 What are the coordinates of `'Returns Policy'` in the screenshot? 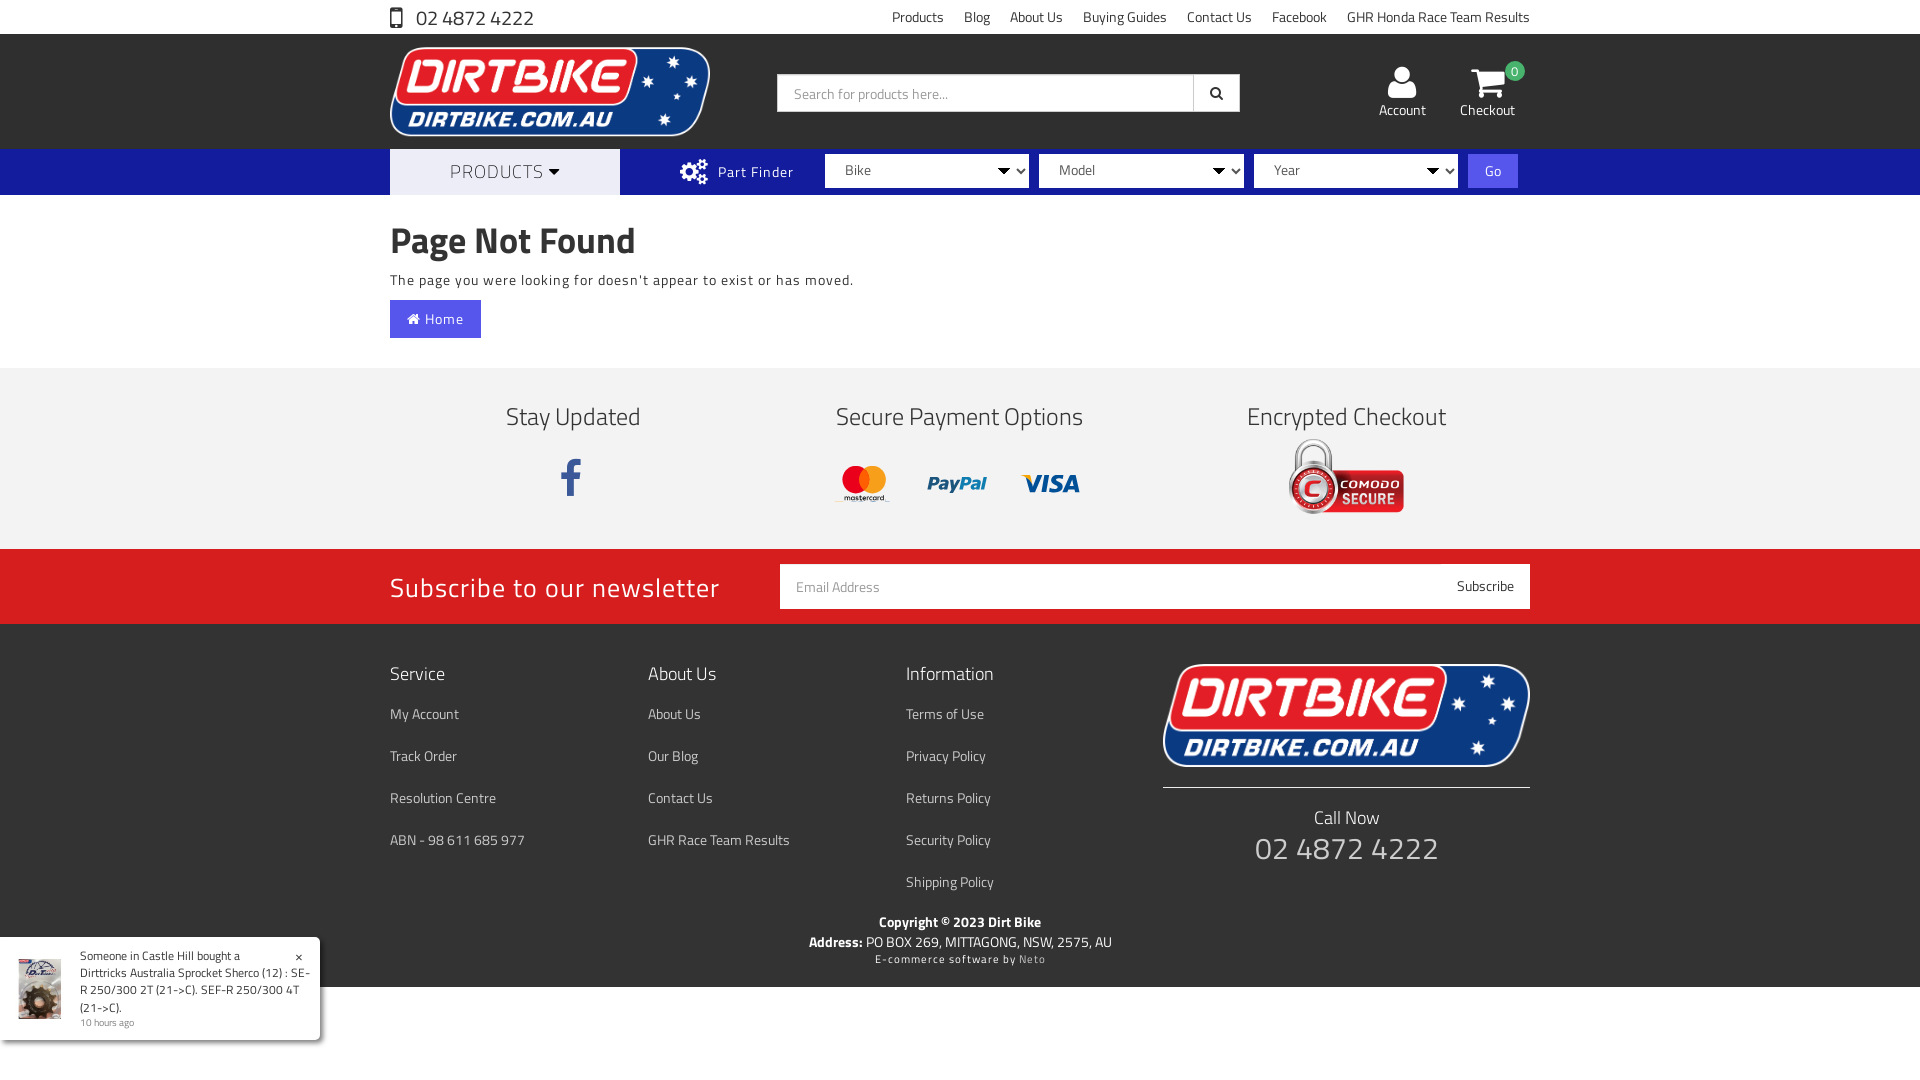 It's located at (1017, 797).